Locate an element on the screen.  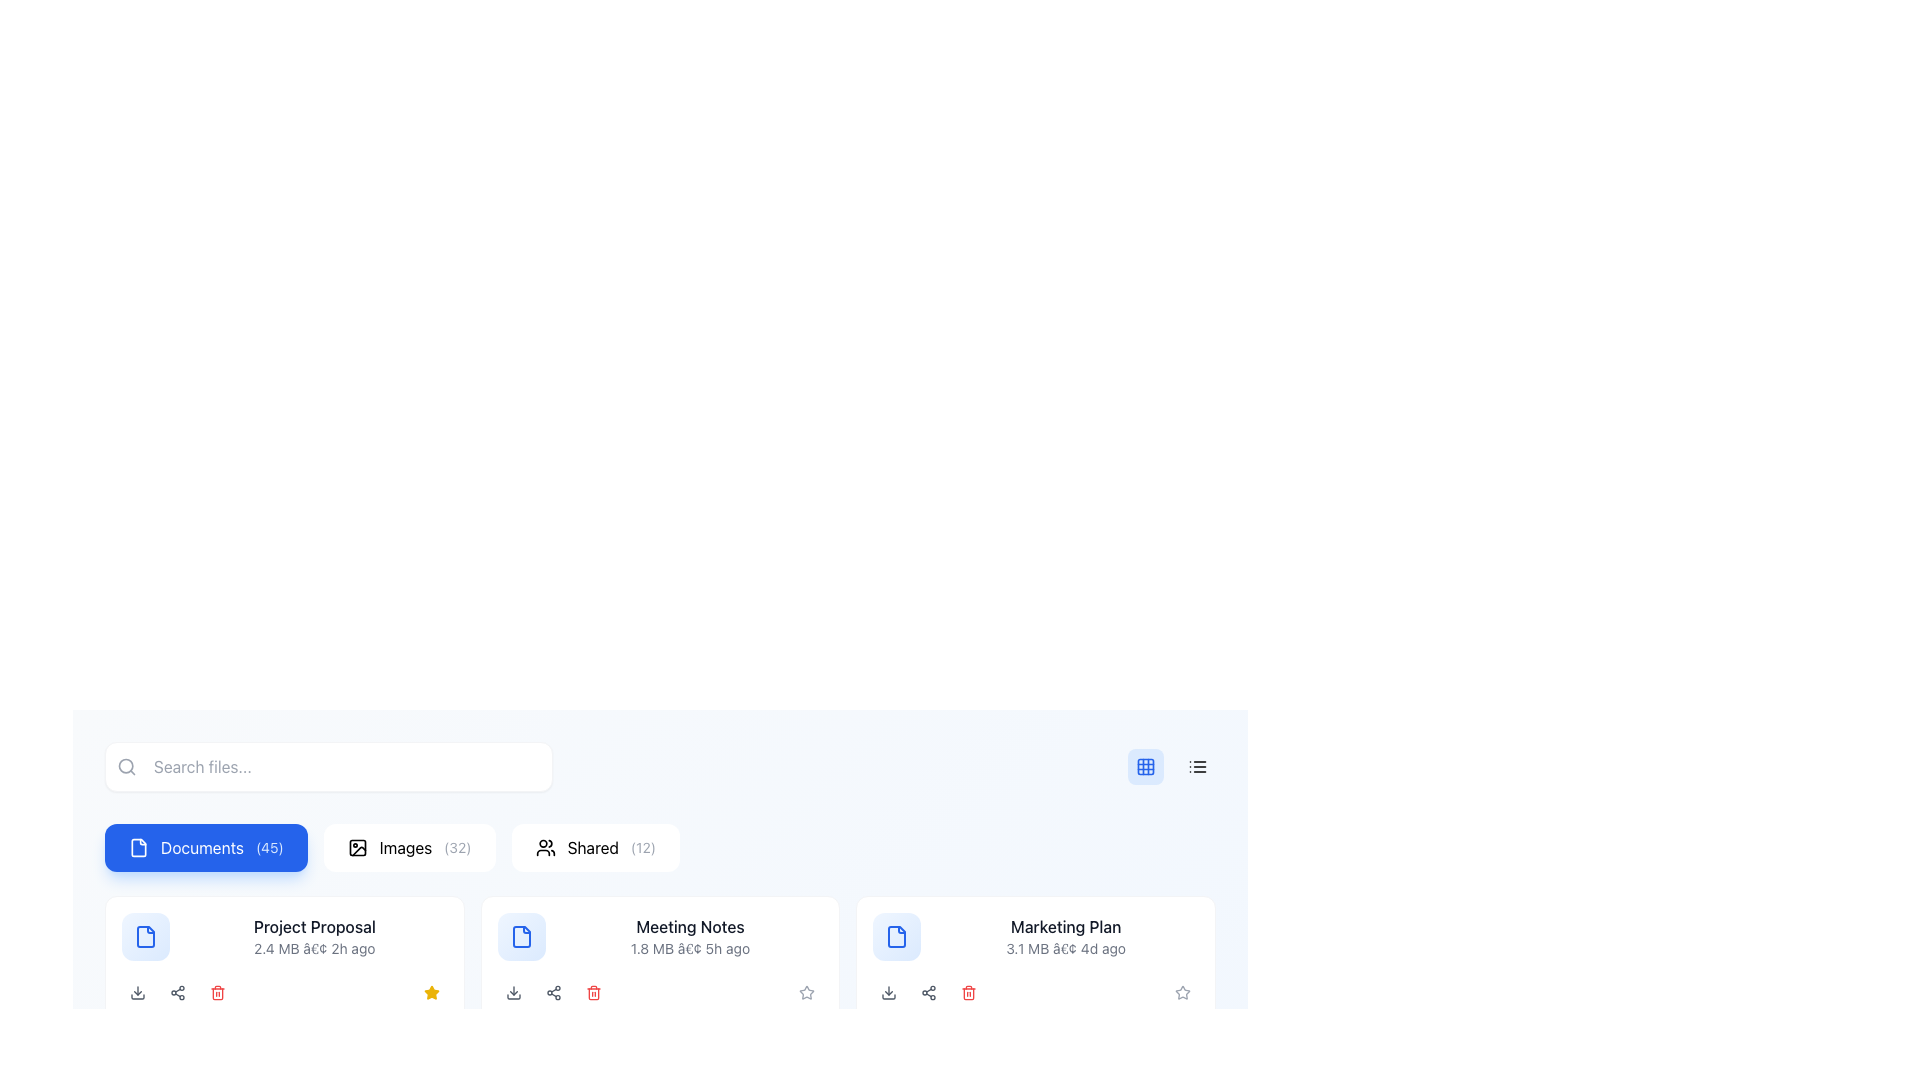
the Action control bar located below the 'Marketing Plan' card in the fourth column, which contains interactive icons such as download, share, delete, and star buttons is located at coordinates (1036, 992).